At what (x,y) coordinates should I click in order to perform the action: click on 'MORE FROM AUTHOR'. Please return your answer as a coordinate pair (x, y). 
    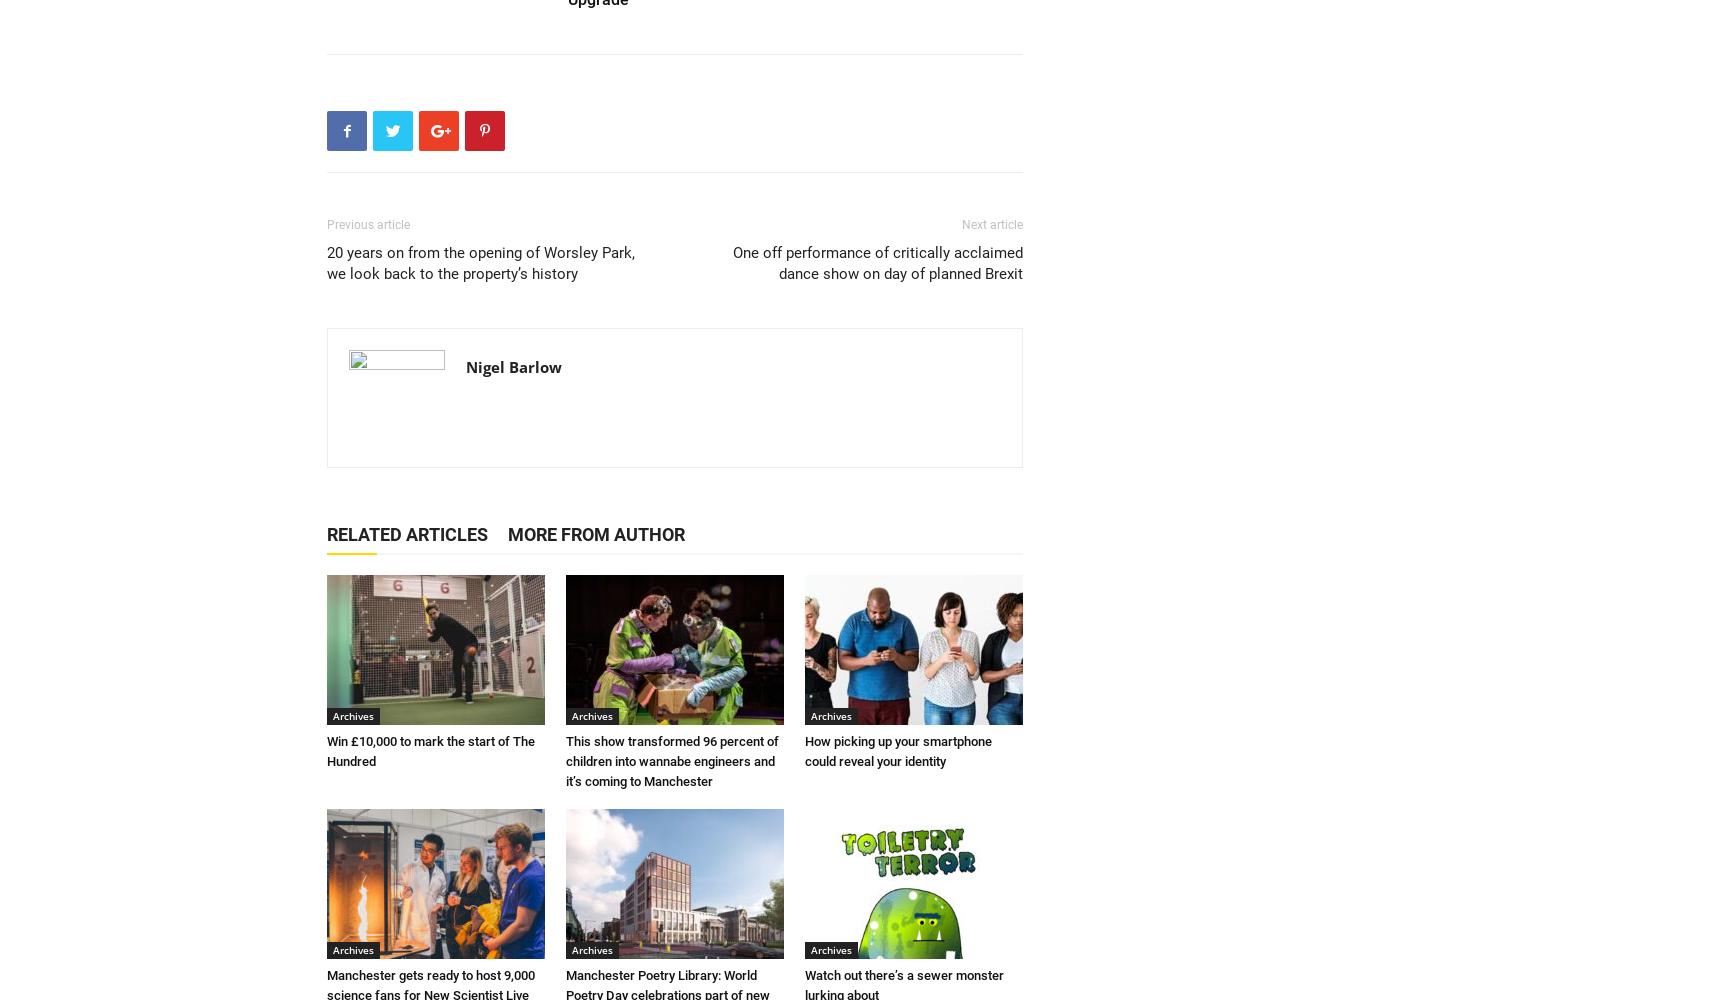
    Looking at the image, I should click on (595, 534).